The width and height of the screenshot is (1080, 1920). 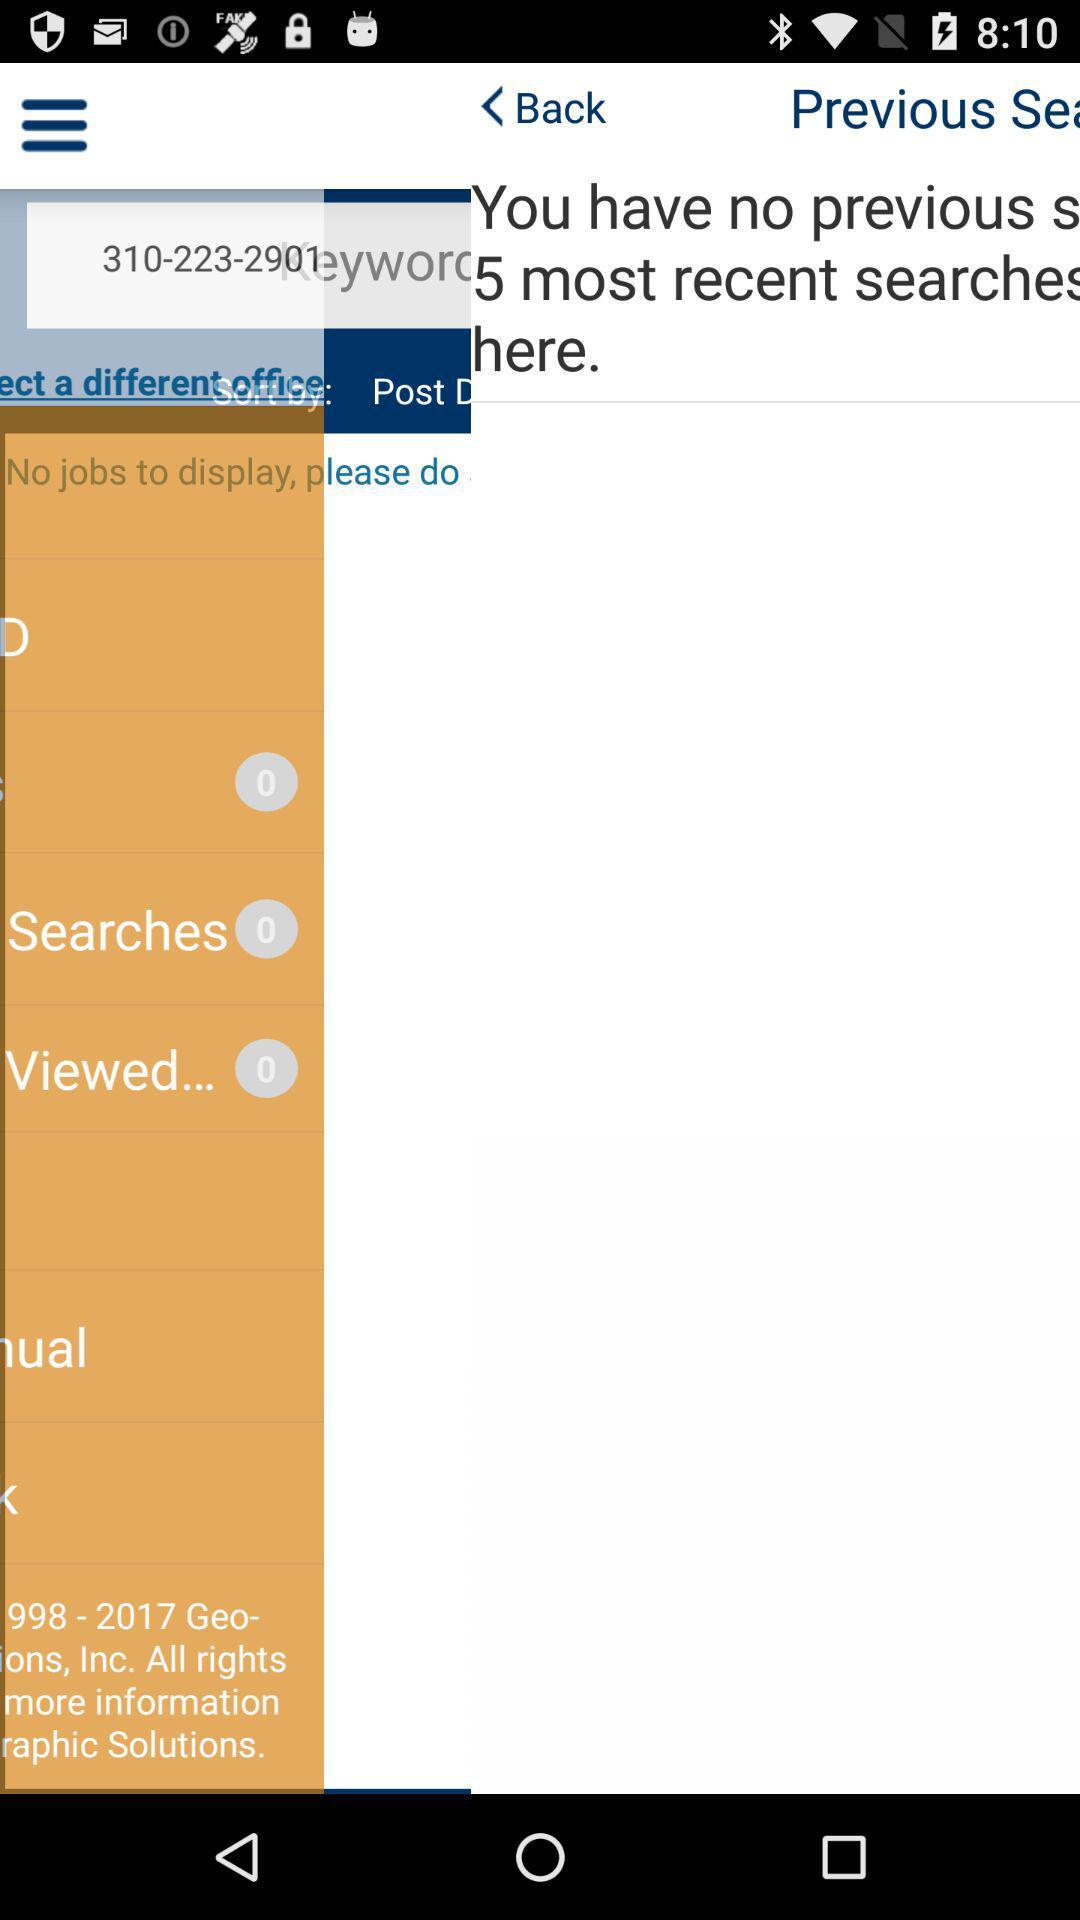 I want to click on the you have no app, so click(x=540, y=275).